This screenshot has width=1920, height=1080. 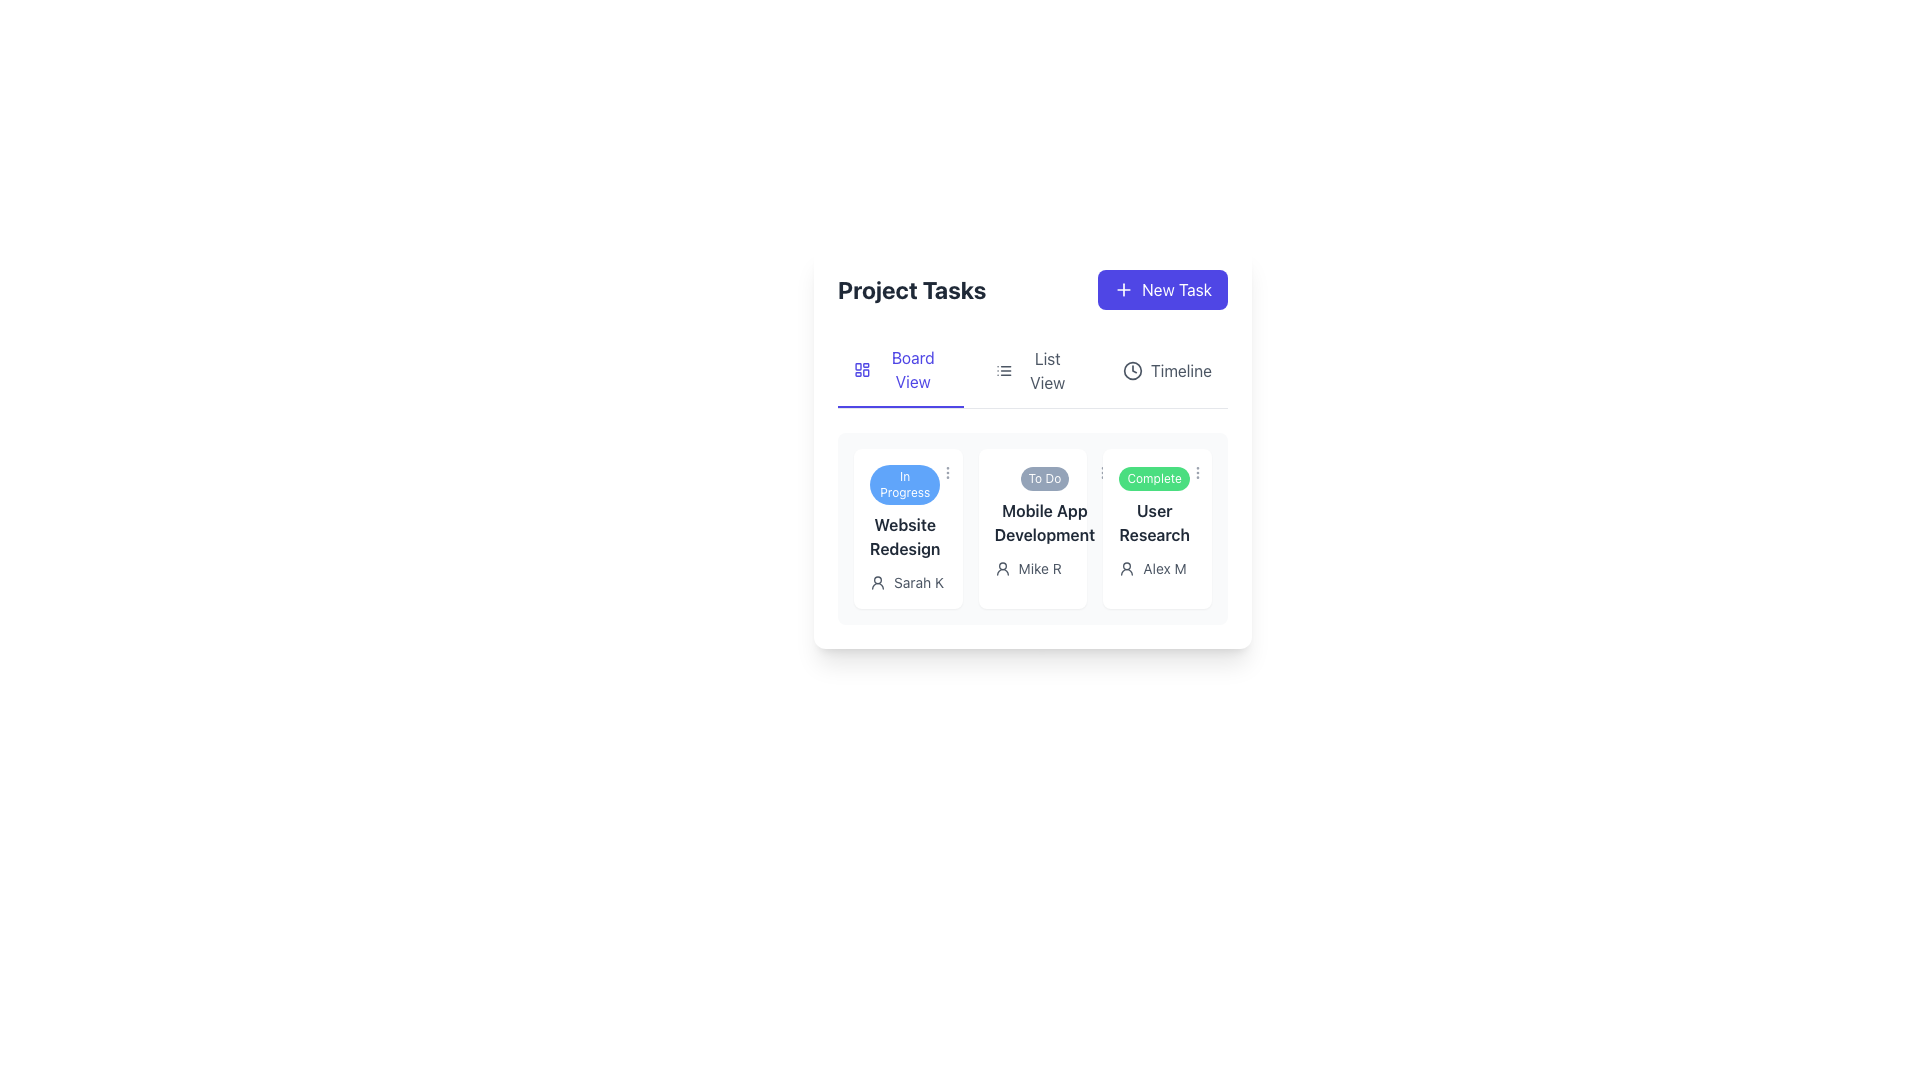 I want to click on the text block displaying 'Sarah K' with a user silhouette icon, located under the 'Website Redesign' section of the 'Project Tasks' panel, so click(x=907, y=582).